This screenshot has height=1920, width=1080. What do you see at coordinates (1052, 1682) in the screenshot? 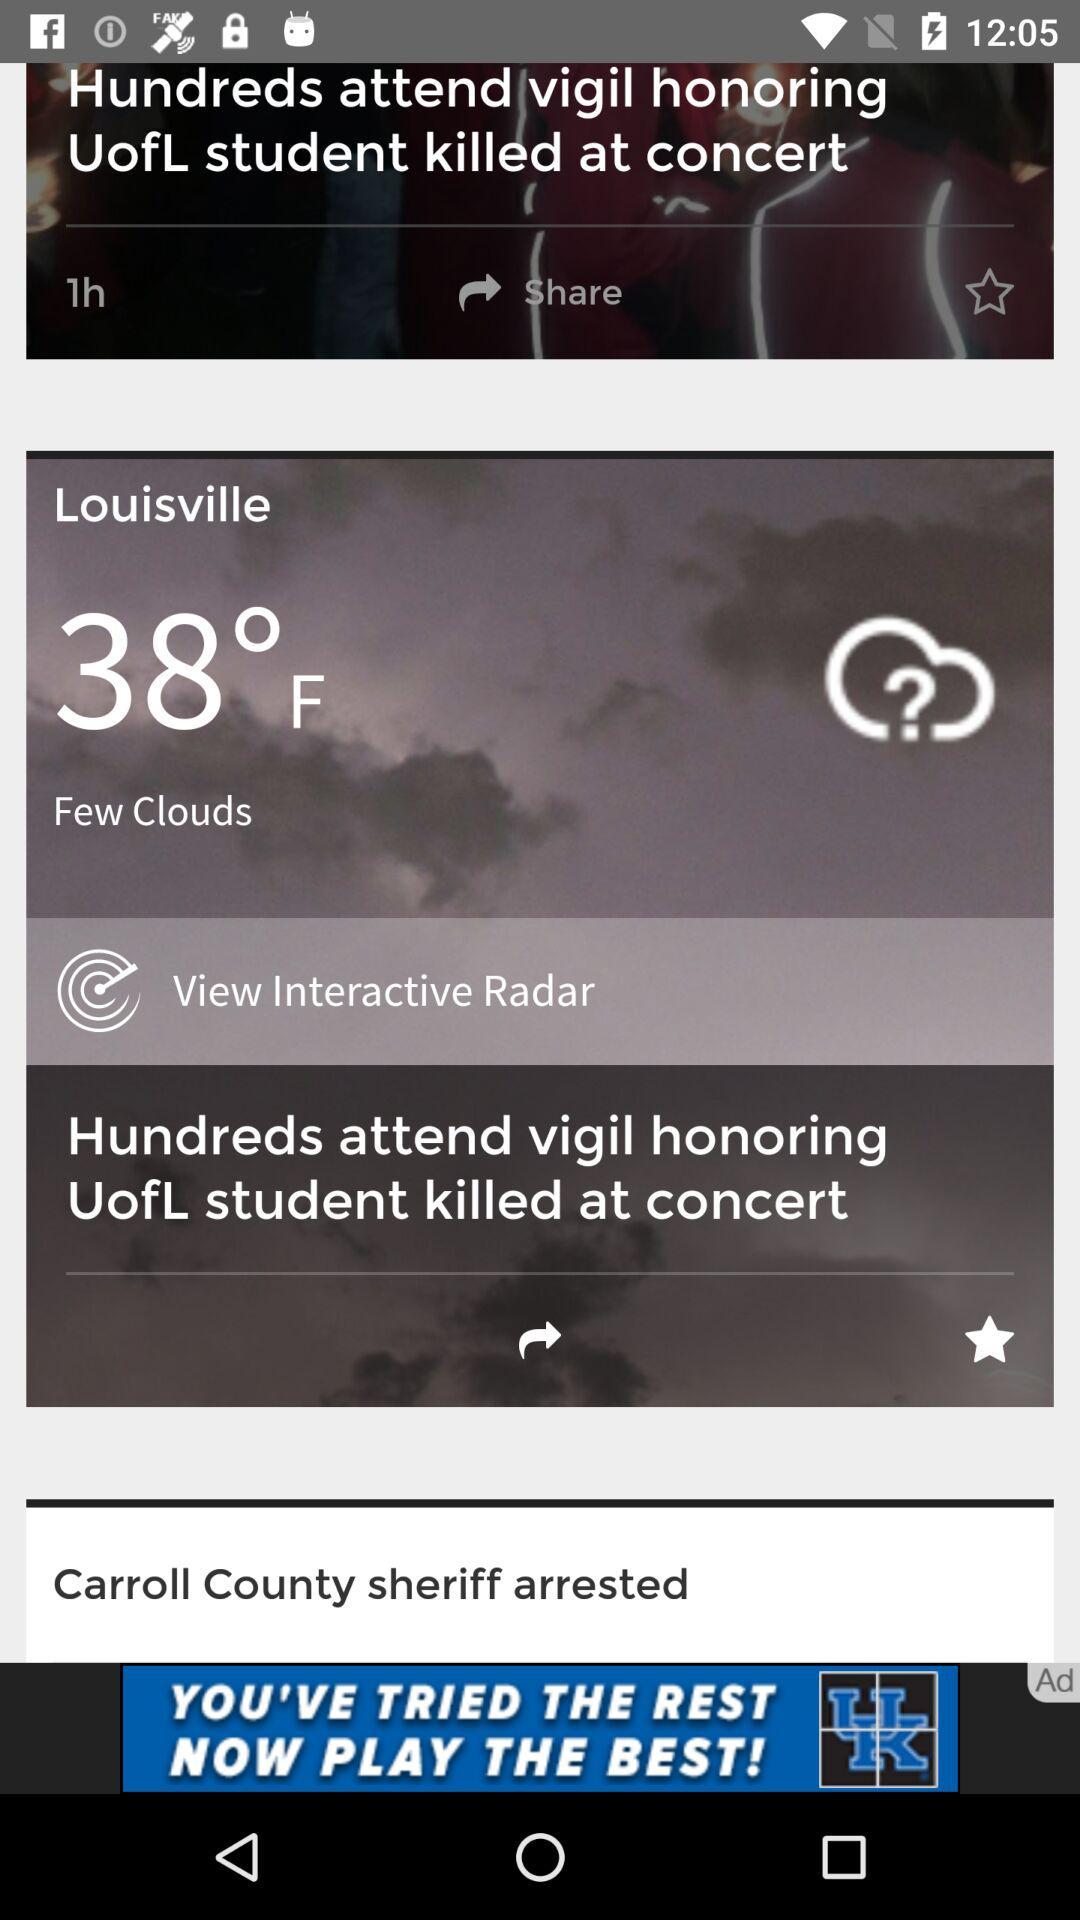
I see `ad icon` at bounding box center [1052, 1682].